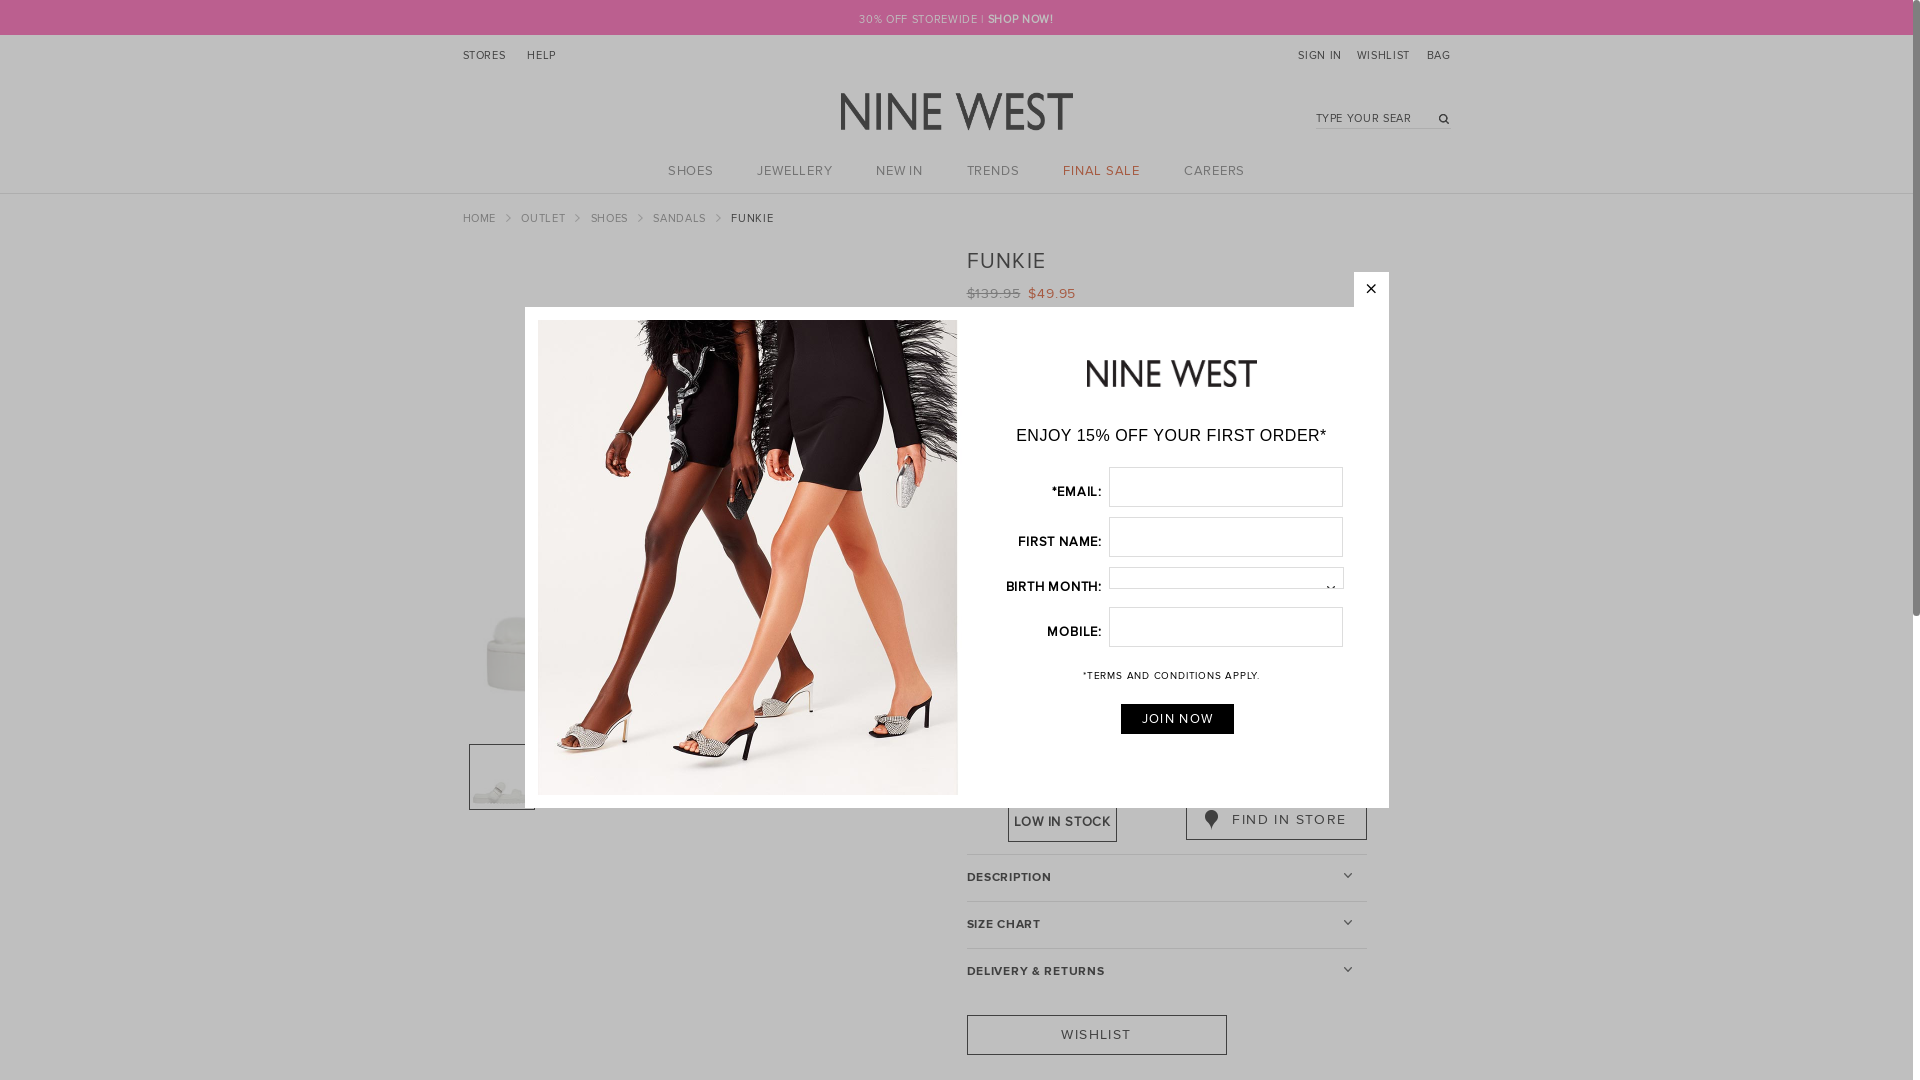 The width and height of the screenshot is (1920, 1080). What do you see at coordinates (502, 775) in the screenshot?
I see `'FUNKIE  IVORY'` at bounding box center [502, 775].